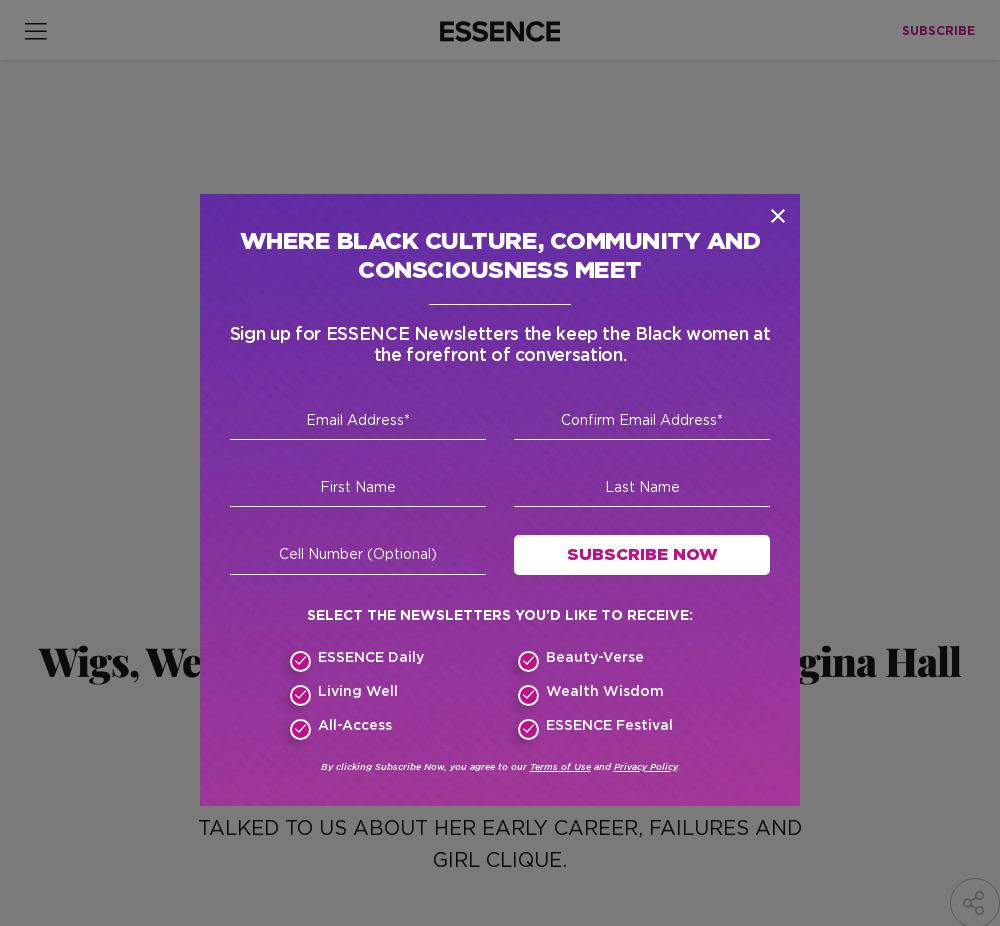  I want to click on 'delivered to your inbox', so click(386, 587).